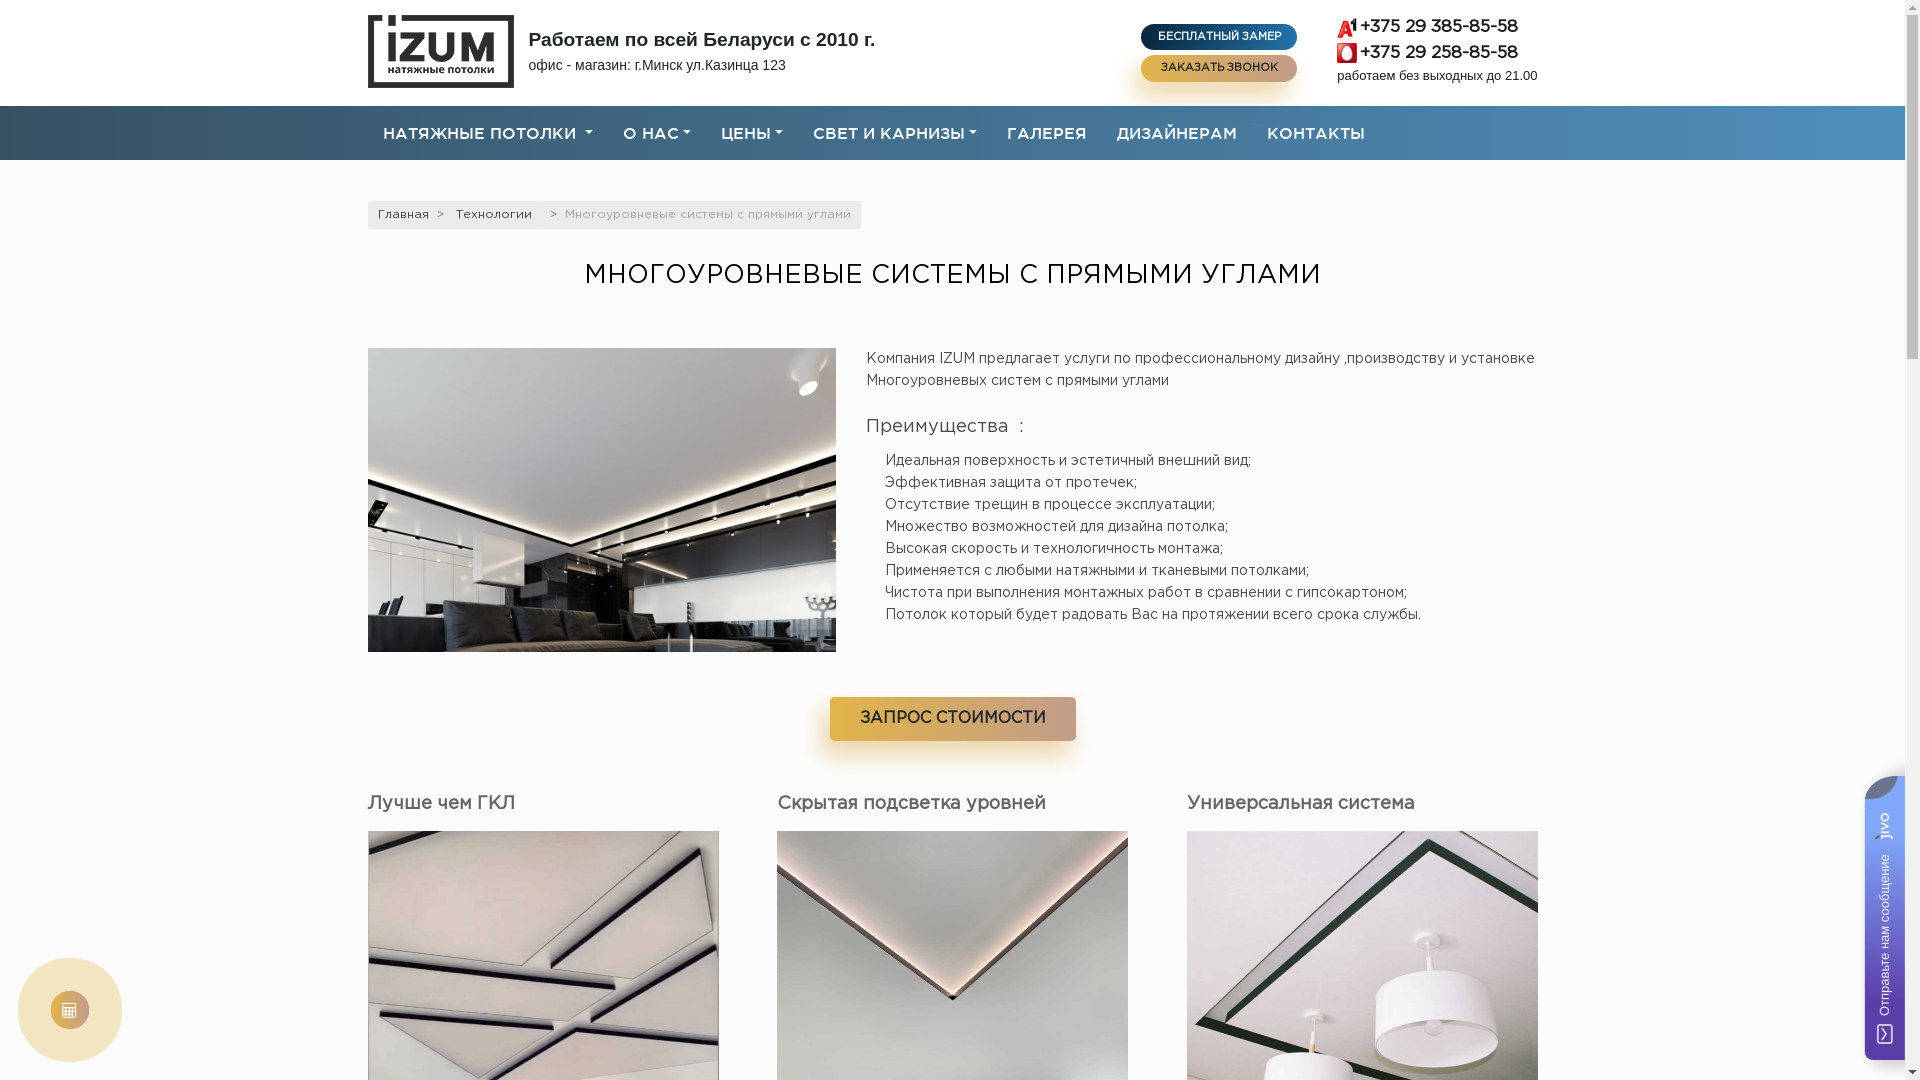 The image size is (1920, 1080). What do you see at coordinates (1337, 52) in the screenshot?
I see `'+375 29 258-85-58'` at bounding box center [1337, 52].